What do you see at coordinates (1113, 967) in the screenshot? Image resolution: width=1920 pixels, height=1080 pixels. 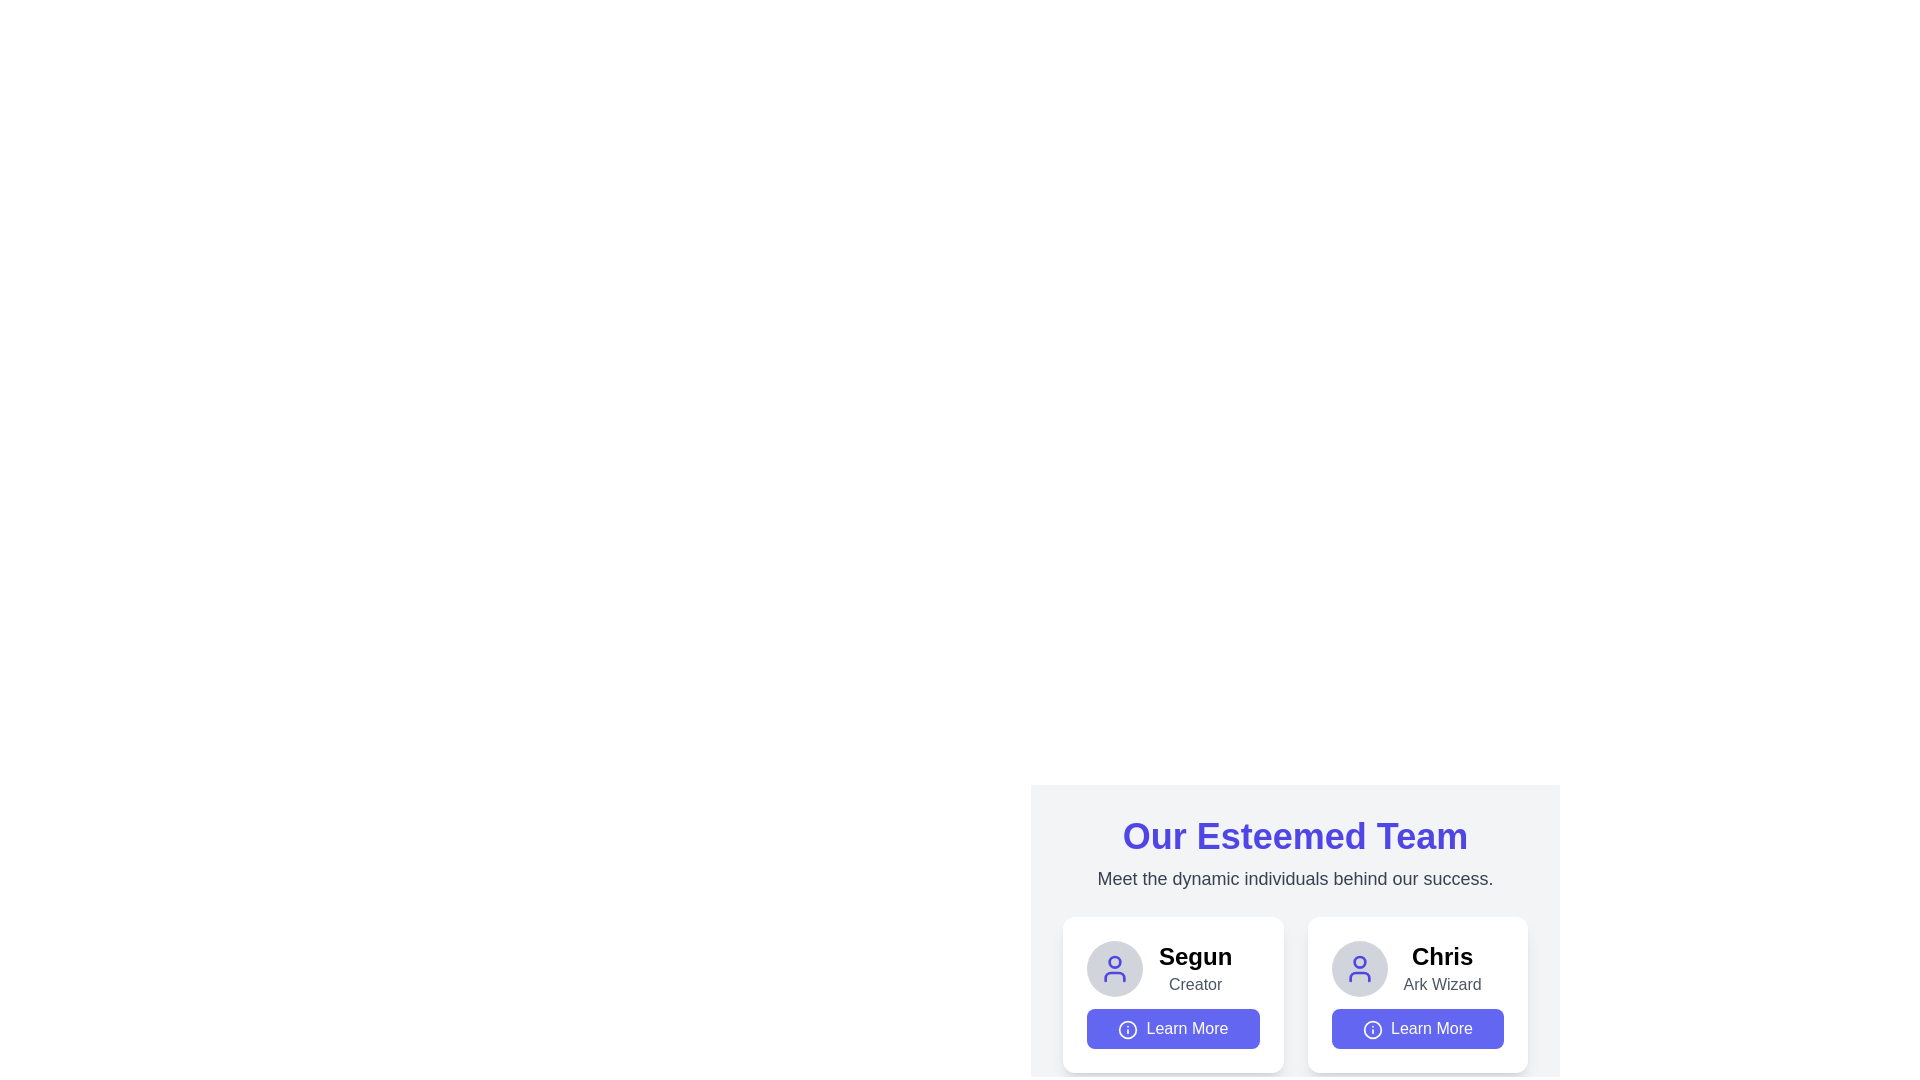 I see `the user profile icon, which is represented by a circular gray background and is located above the label 'Chris Ark Wizard' on the right side of the layout` at bounding box center [1113, 967].